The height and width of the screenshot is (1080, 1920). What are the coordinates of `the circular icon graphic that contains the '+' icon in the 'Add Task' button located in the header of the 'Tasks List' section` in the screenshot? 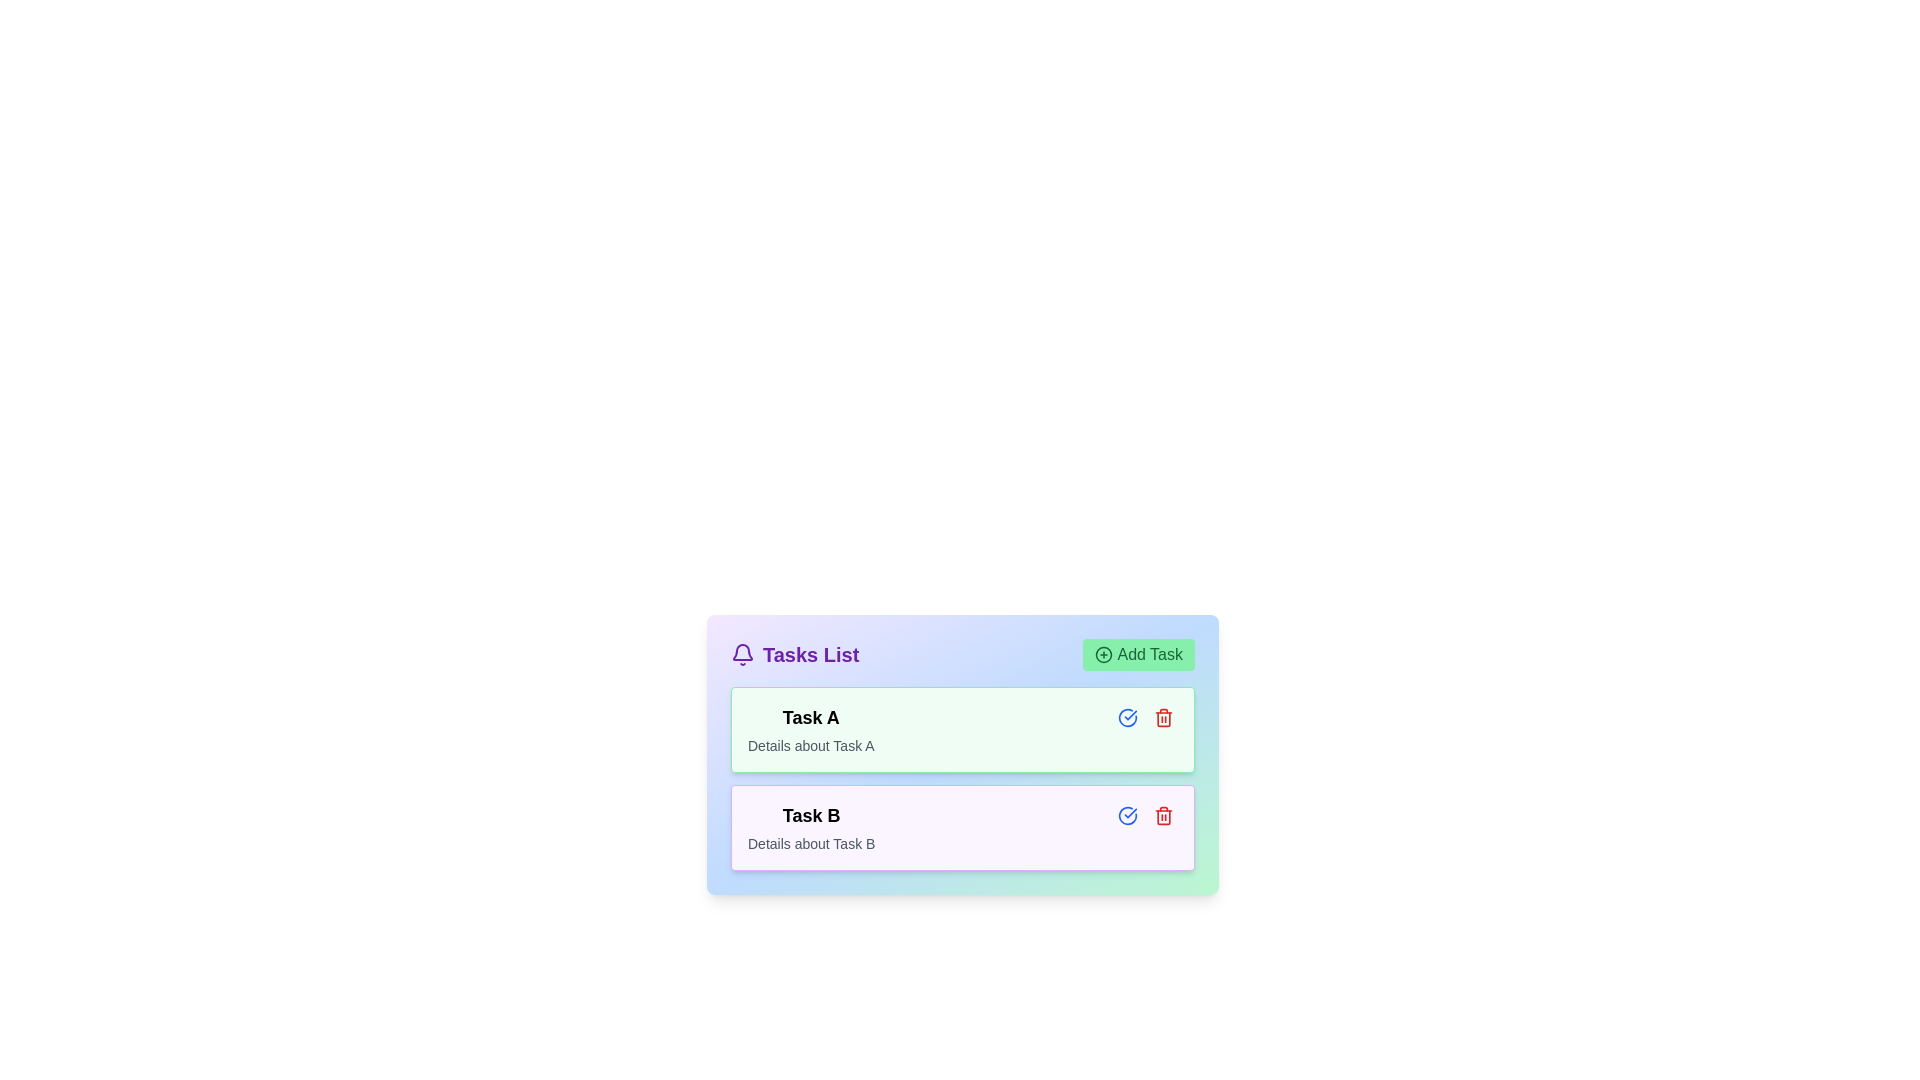 It's located at (1103, 655).